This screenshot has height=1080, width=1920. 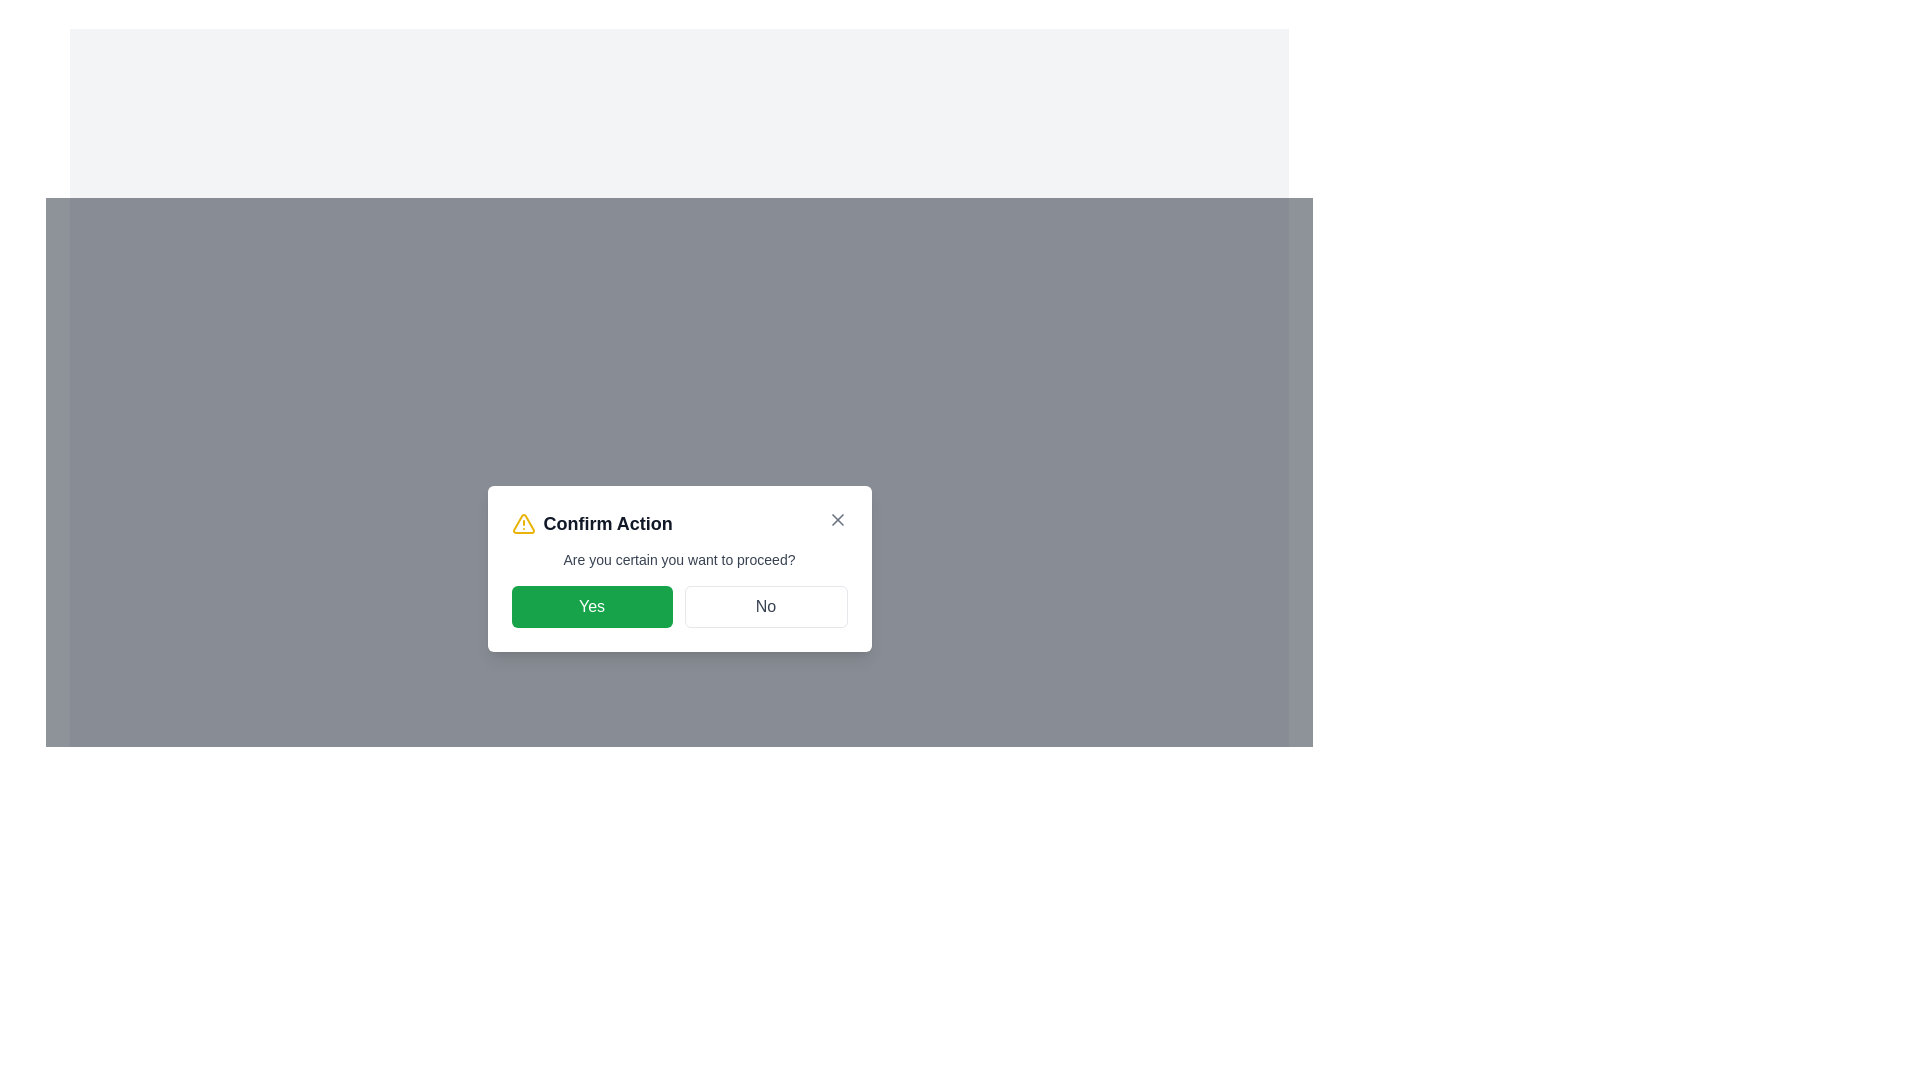 I want to click on the small cross-shaped icon button in the upper right corner of the 'Confirm Action' modal, so click(x=837, y=519).